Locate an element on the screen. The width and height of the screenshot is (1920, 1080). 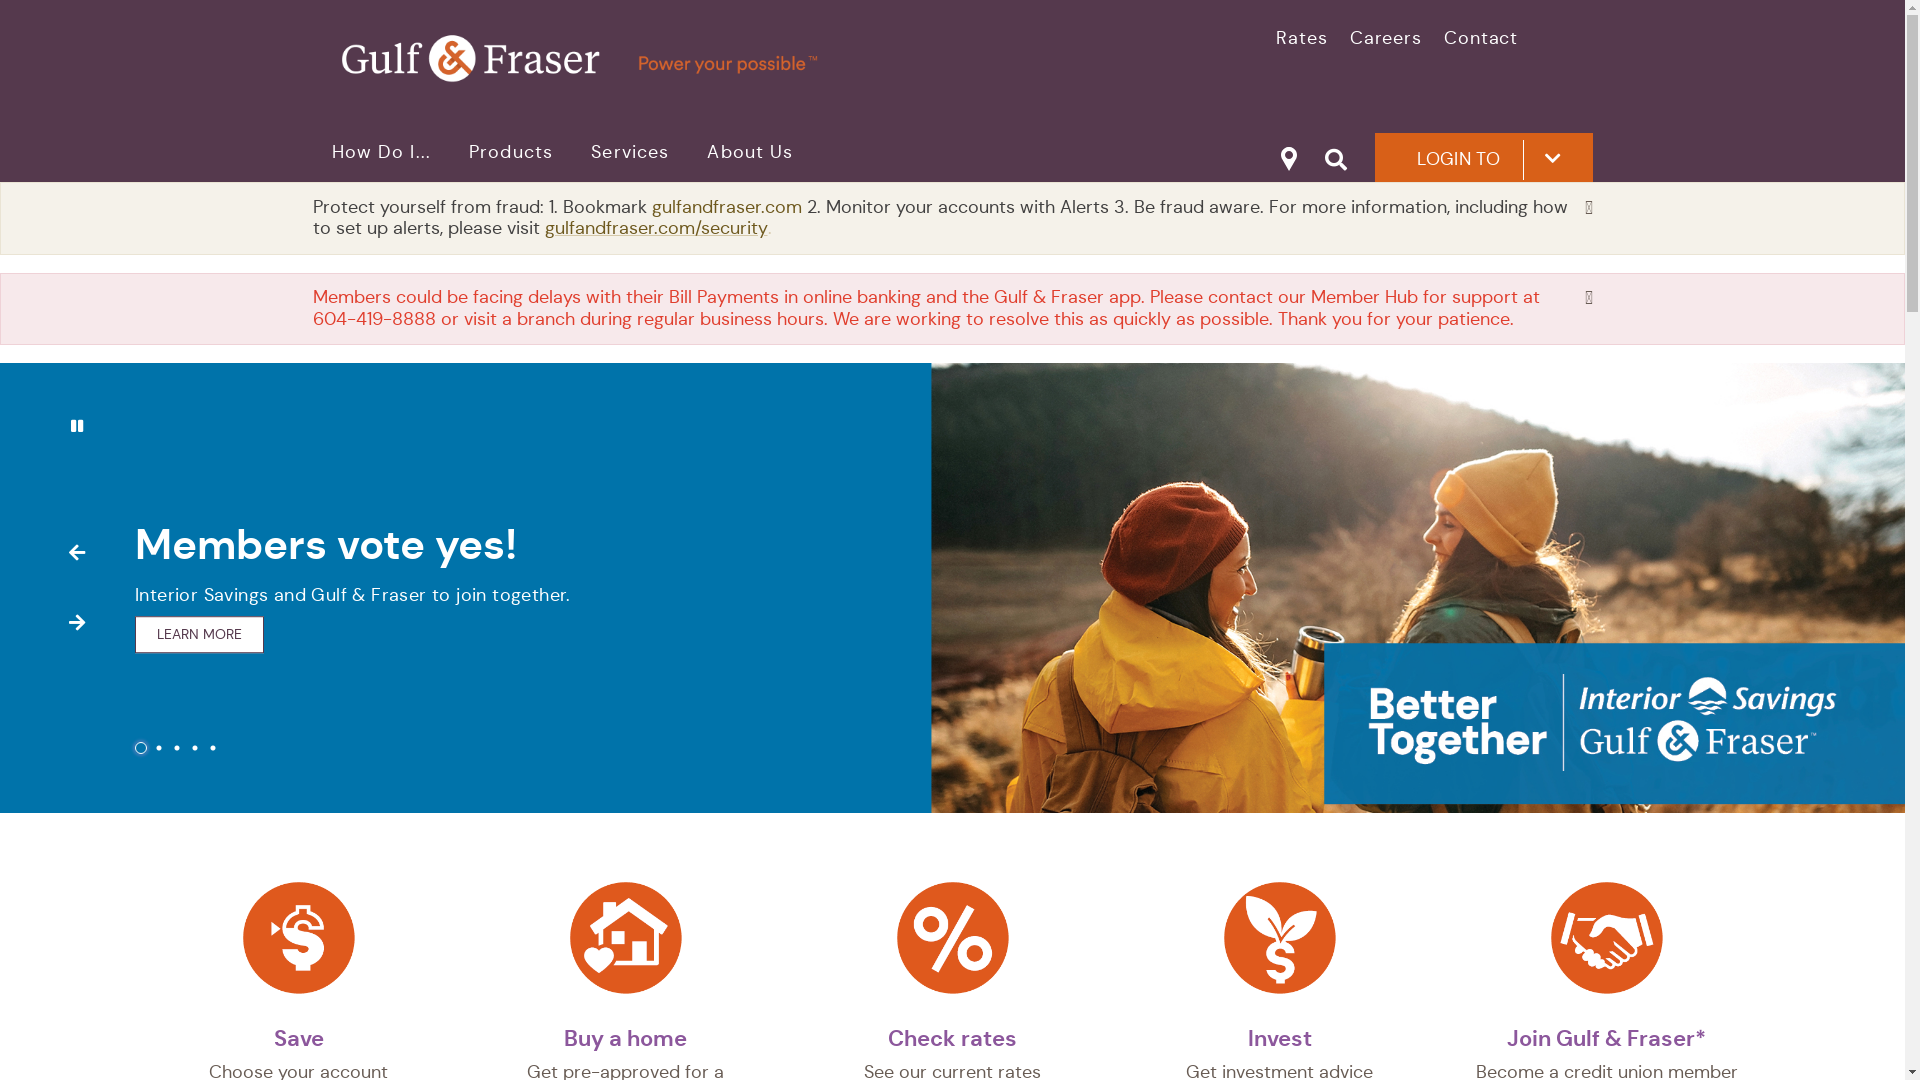
'Check rates' is located at coordinates (951, 1037).